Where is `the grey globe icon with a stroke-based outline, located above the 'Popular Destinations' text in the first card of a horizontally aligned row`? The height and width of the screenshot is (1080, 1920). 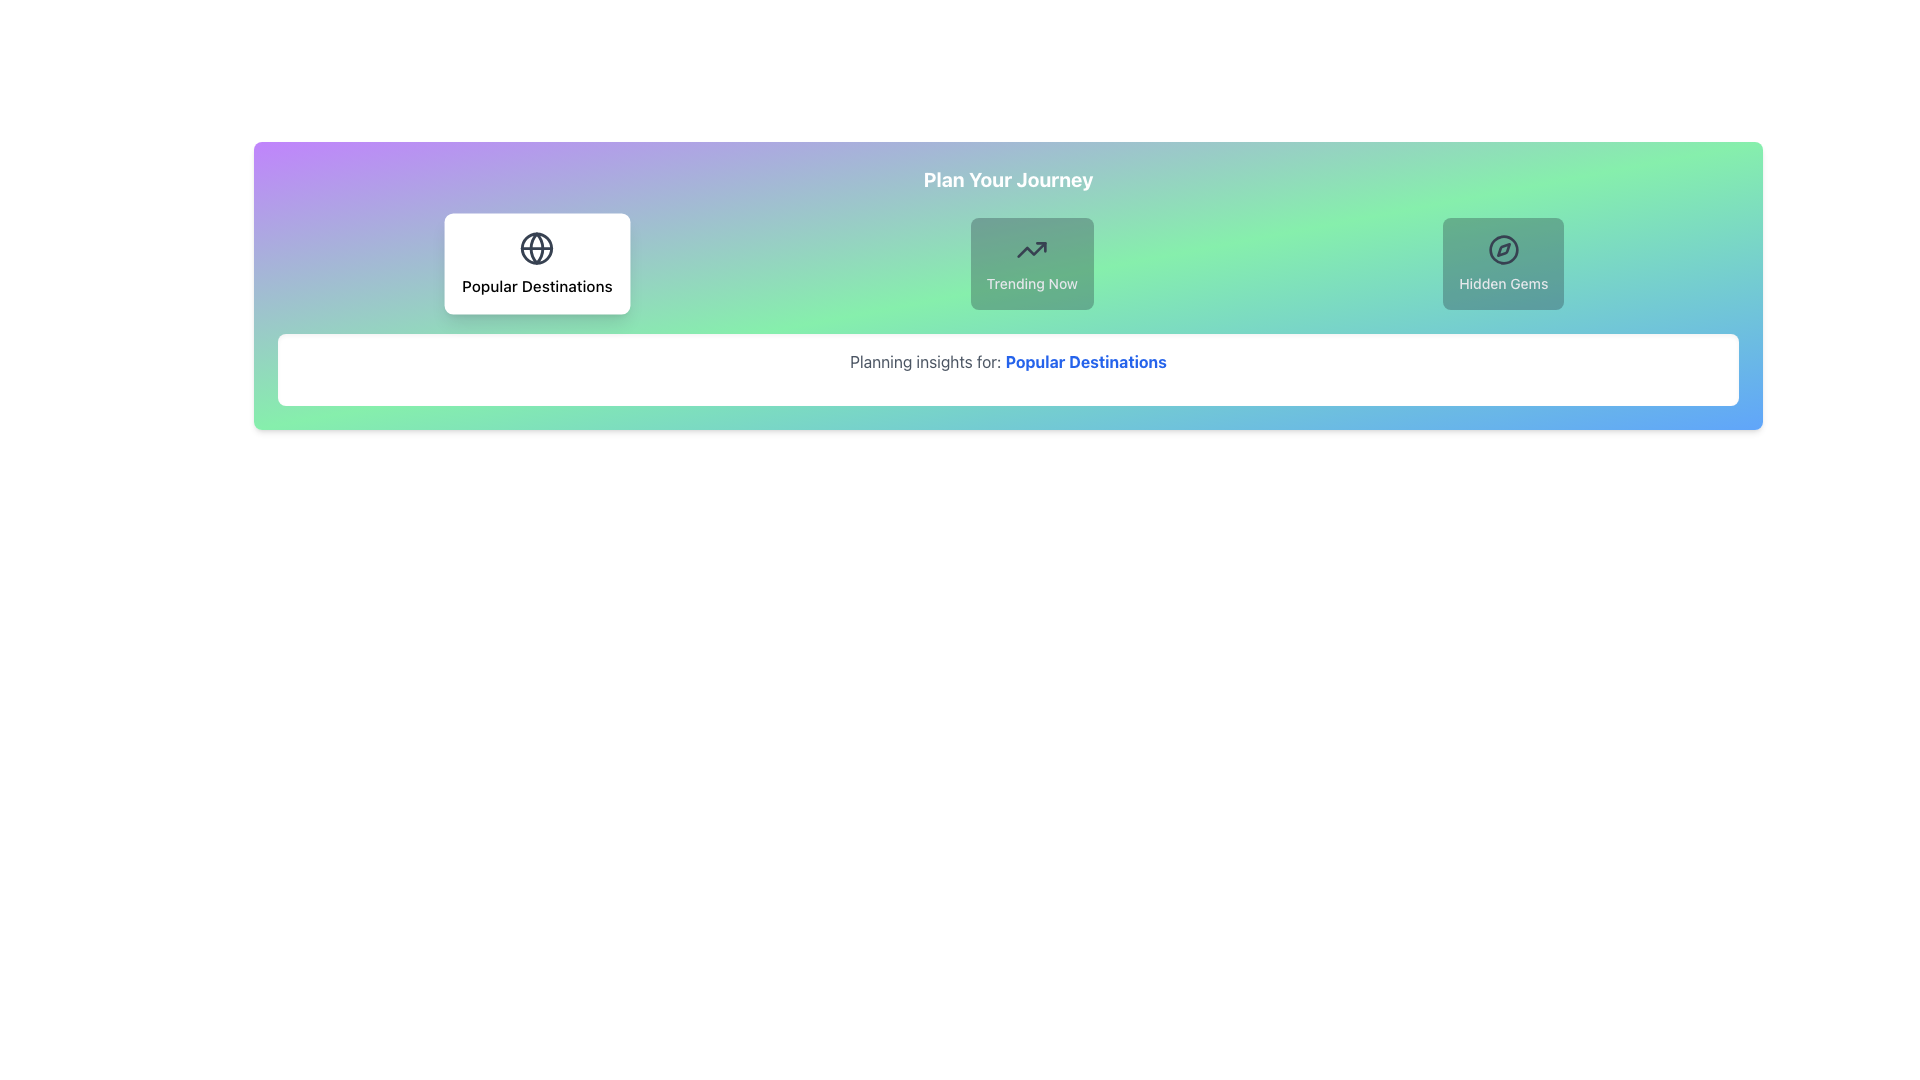 the grey globe icon with a stroke-based outline, located above the 'Popular Destinations' text in the first card of a horizontally aligned row is located at coordinates (537, 247).